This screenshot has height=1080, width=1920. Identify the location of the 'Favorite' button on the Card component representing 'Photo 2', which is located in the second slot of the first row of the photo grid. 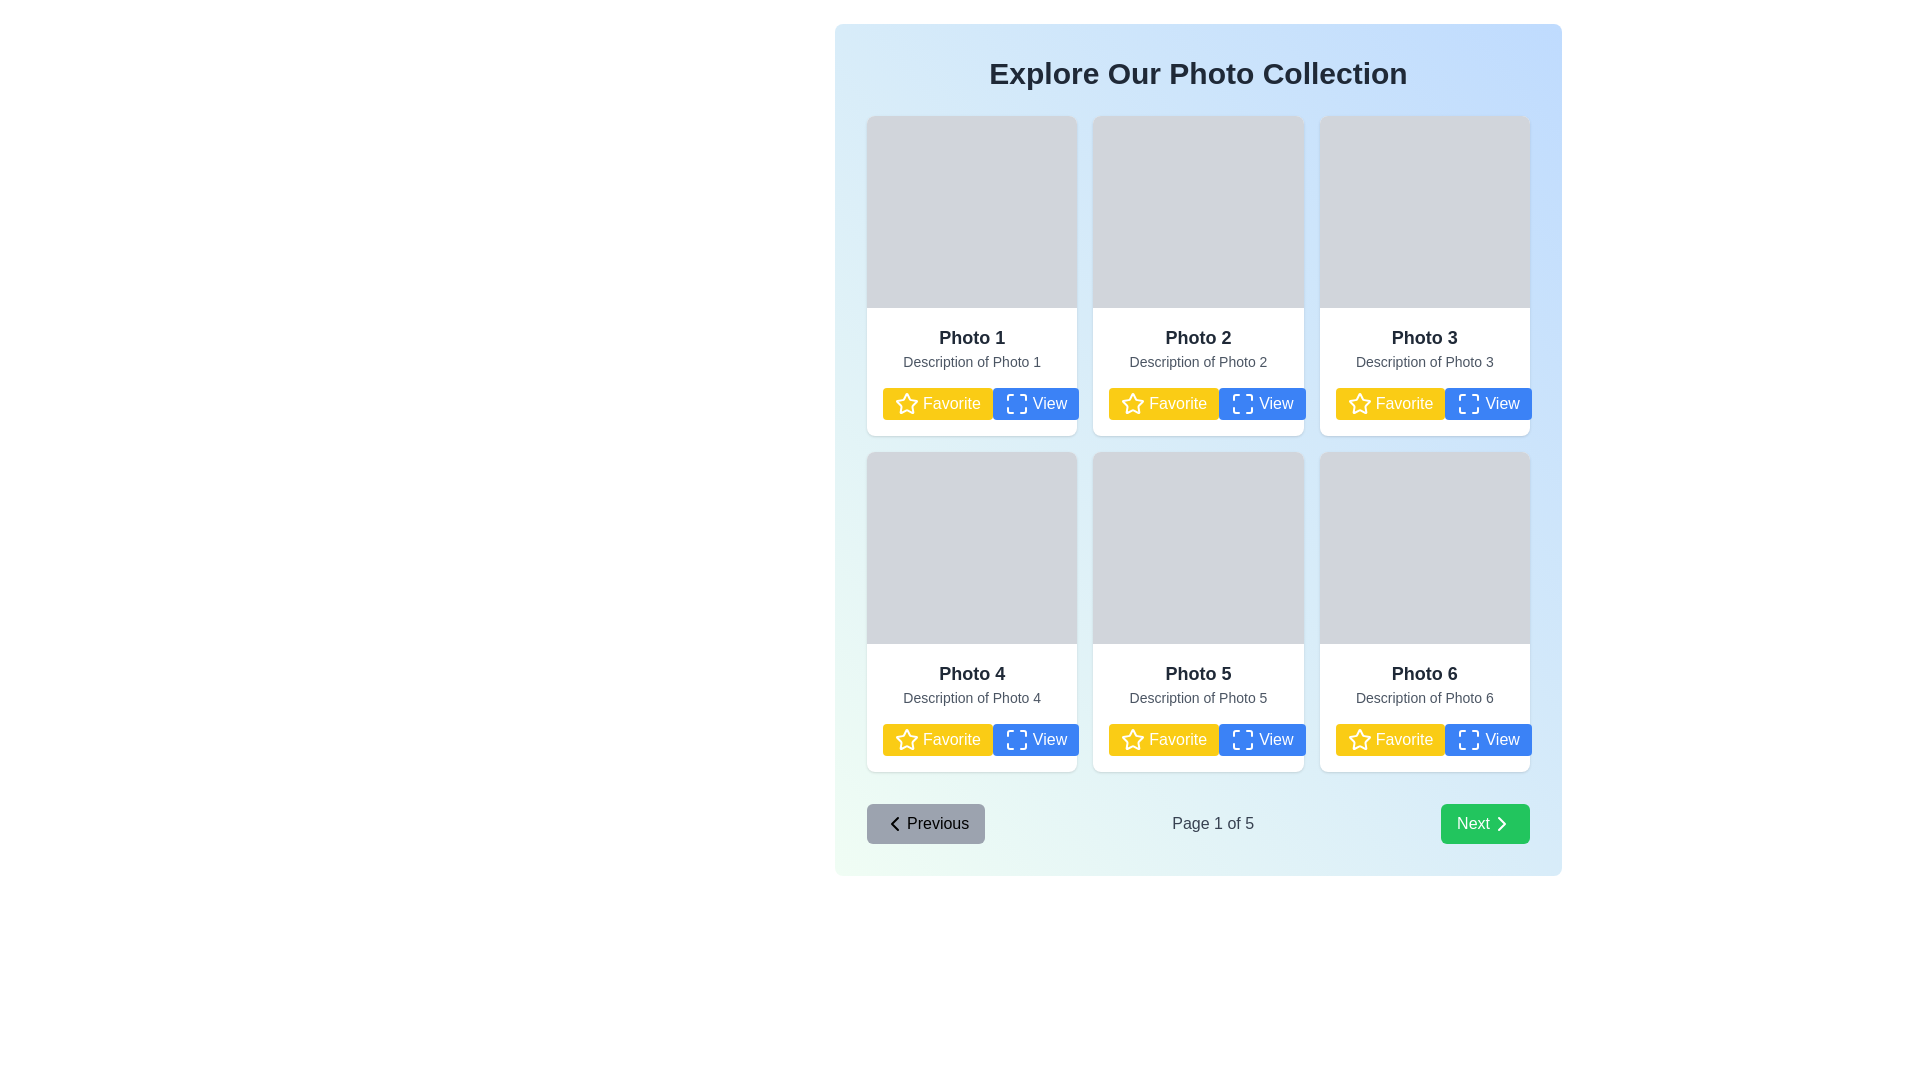
(1198, 371).